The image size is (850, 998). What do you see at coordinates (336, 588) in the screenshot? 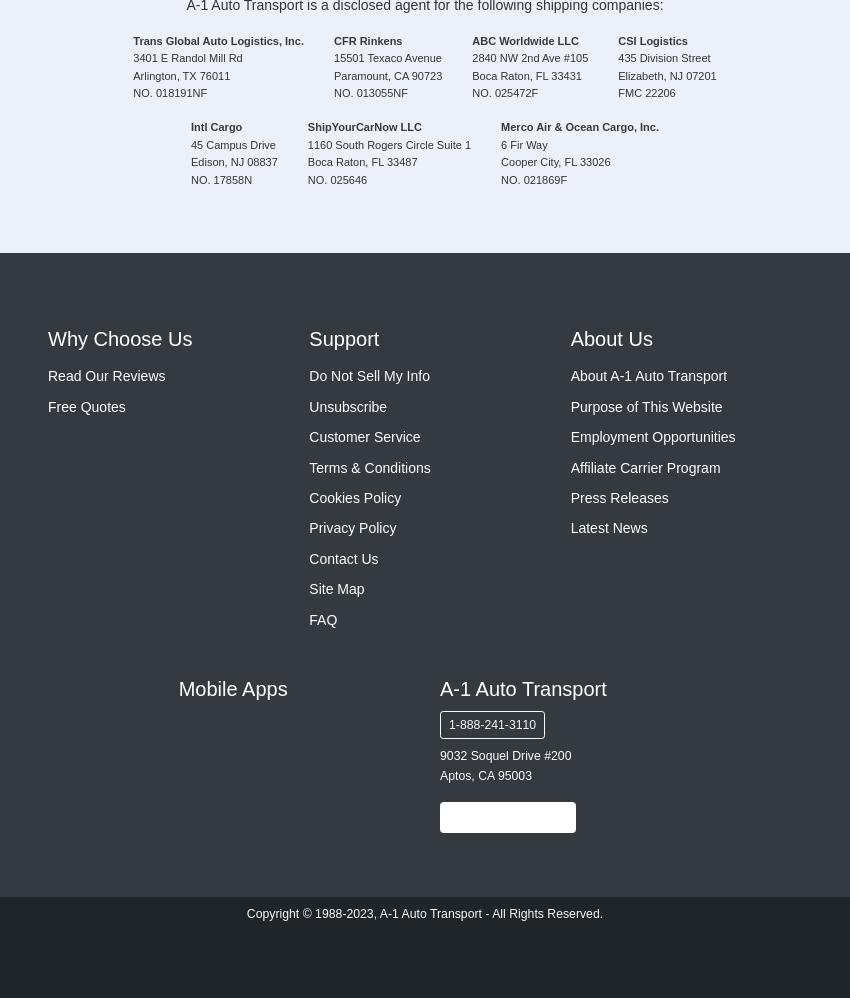
I see `'Site Map'` at bounding box center [336, 588].